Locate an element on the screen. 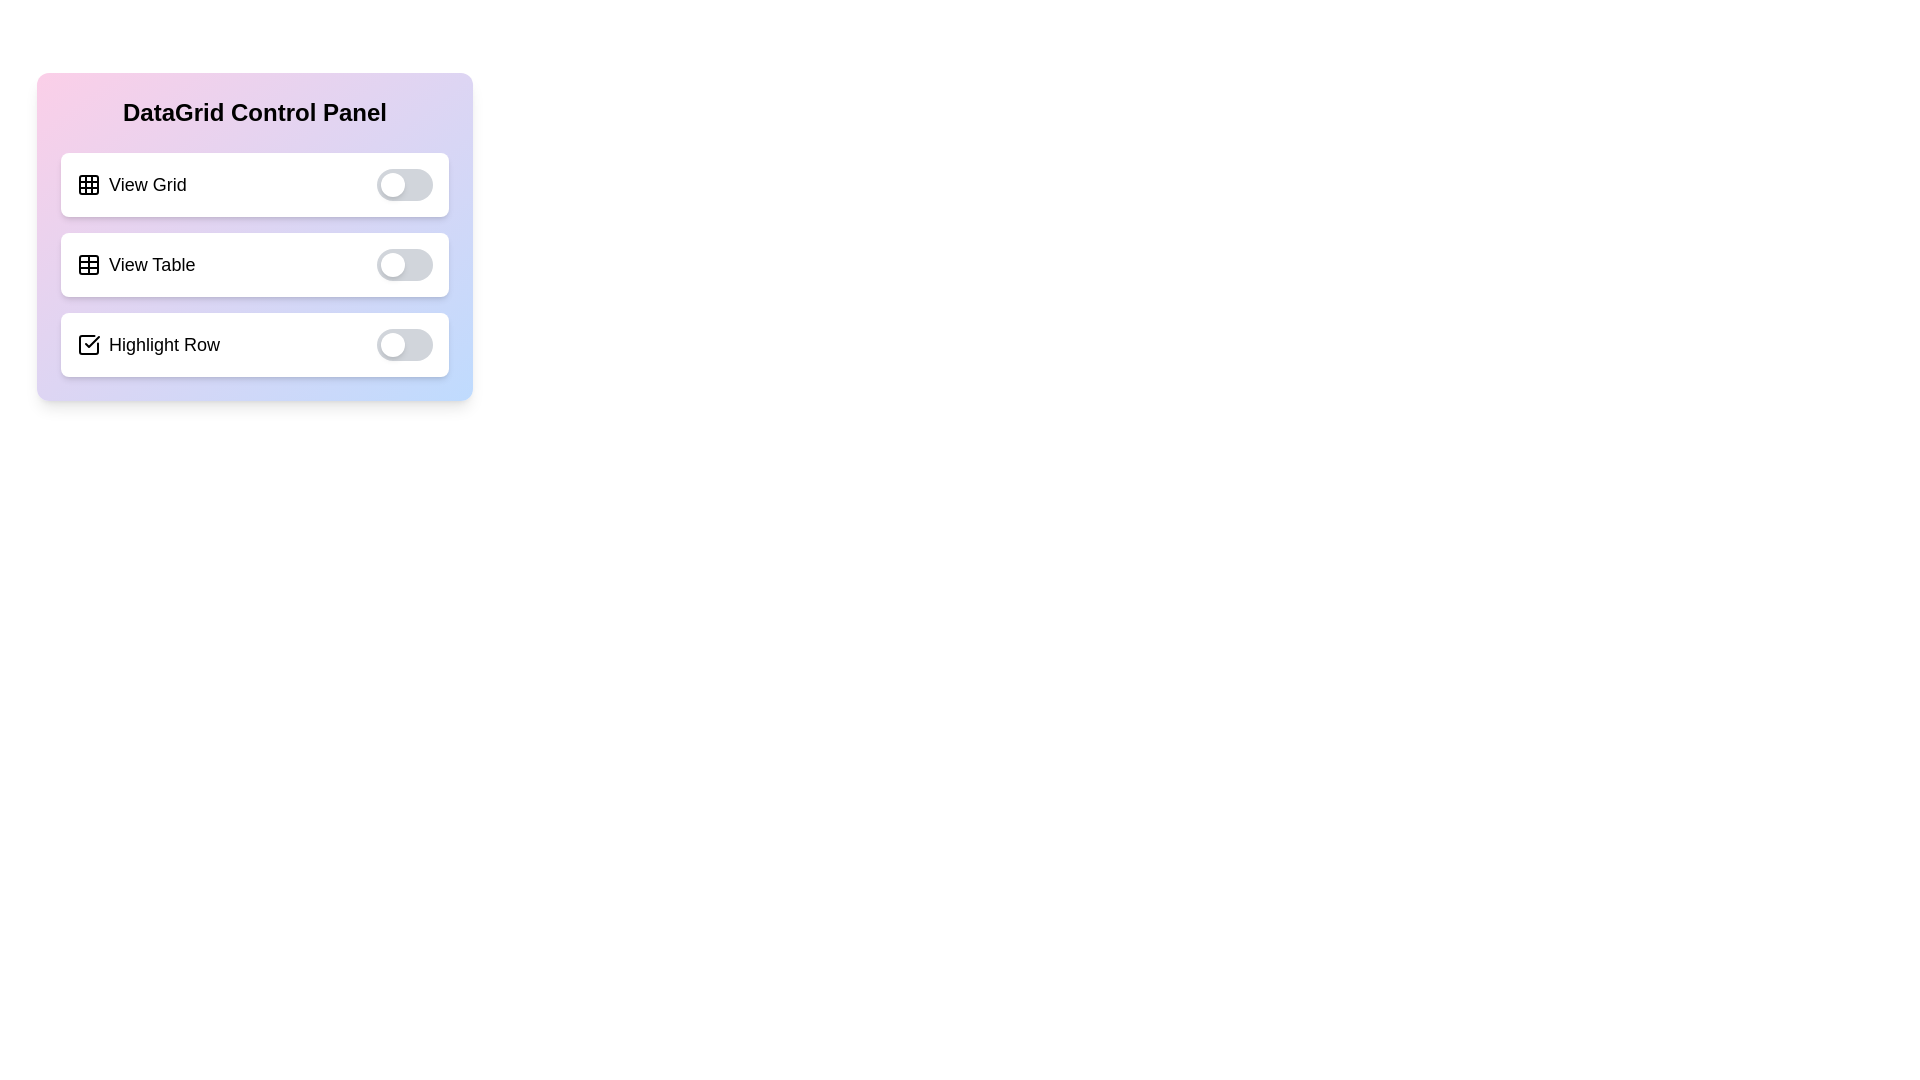 The height and width of the screenshot is (1080, 1920). the text 'View Table' to select or focus on it is located at coordinates (253, 264).